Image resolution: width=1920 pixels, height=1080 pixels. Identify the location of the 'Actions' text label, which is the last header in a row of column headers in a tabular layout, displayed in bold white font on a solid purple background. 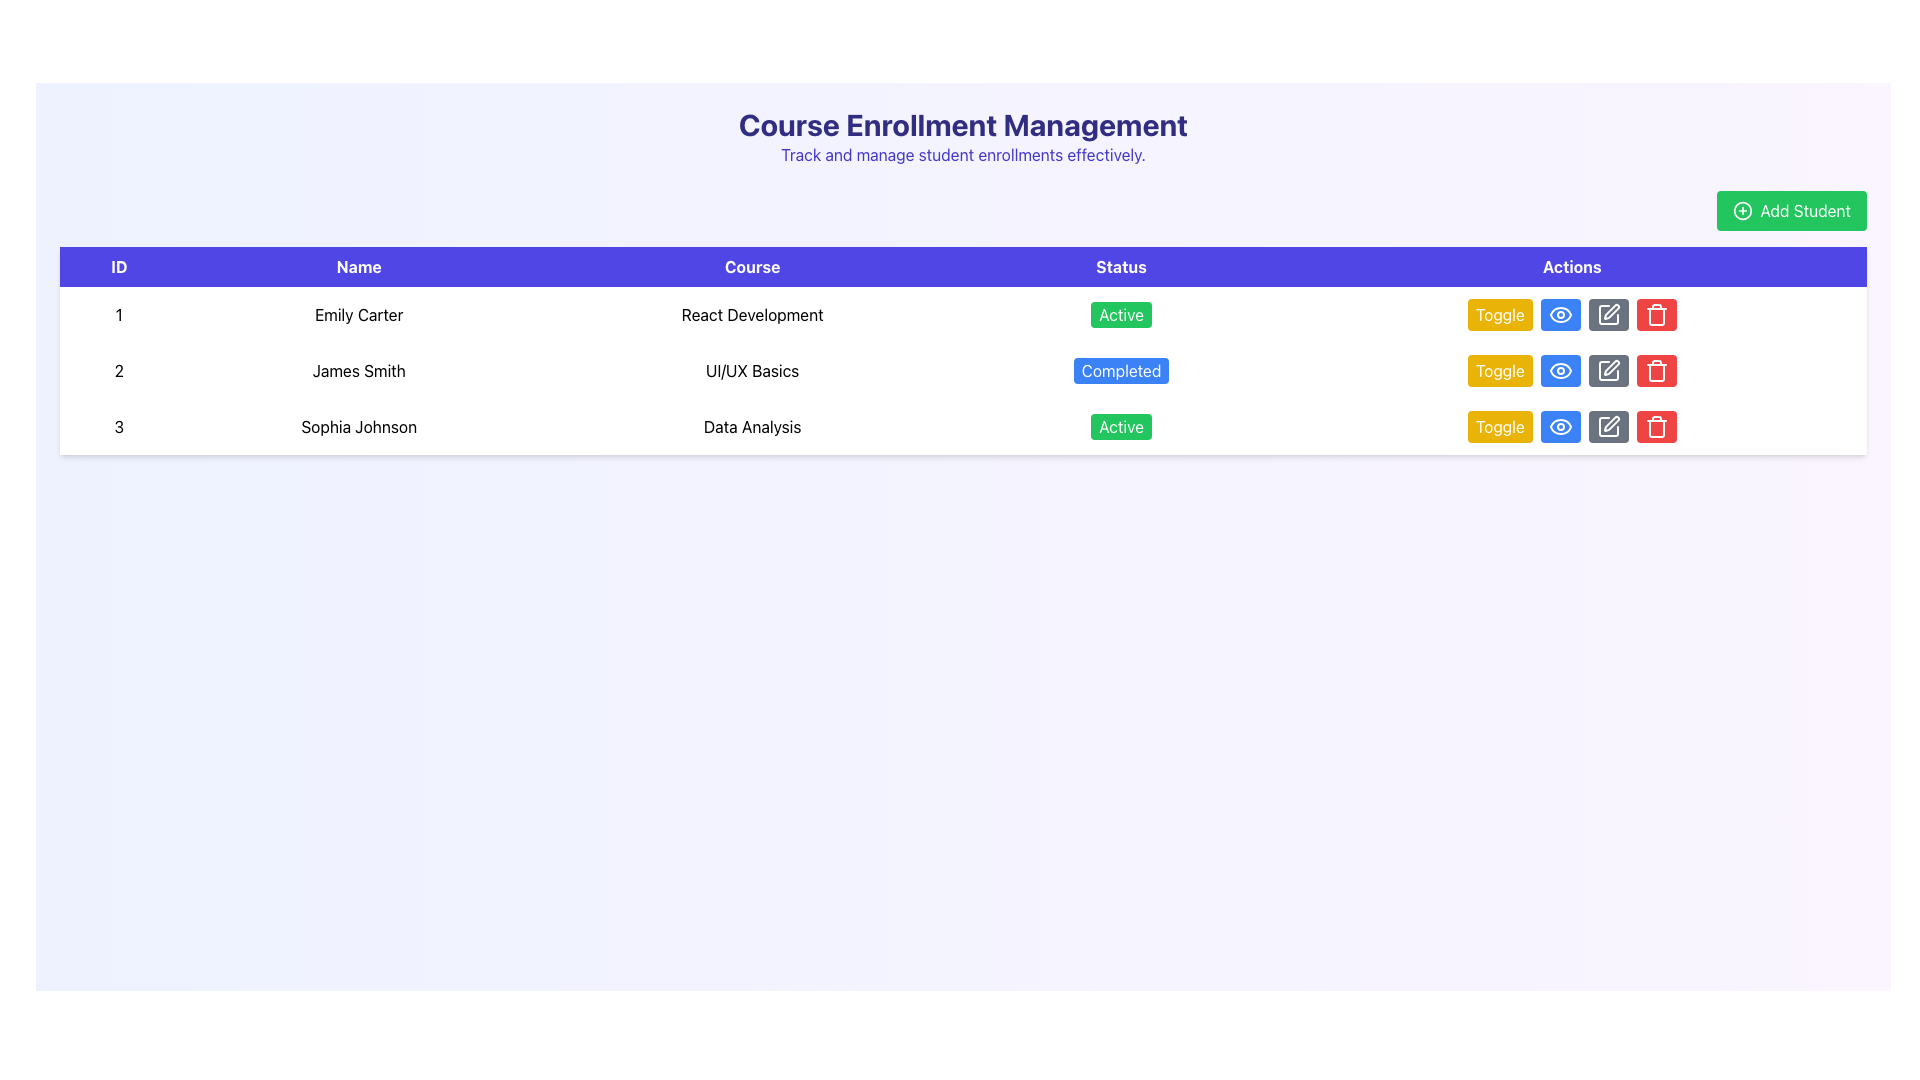
(1571, 265).